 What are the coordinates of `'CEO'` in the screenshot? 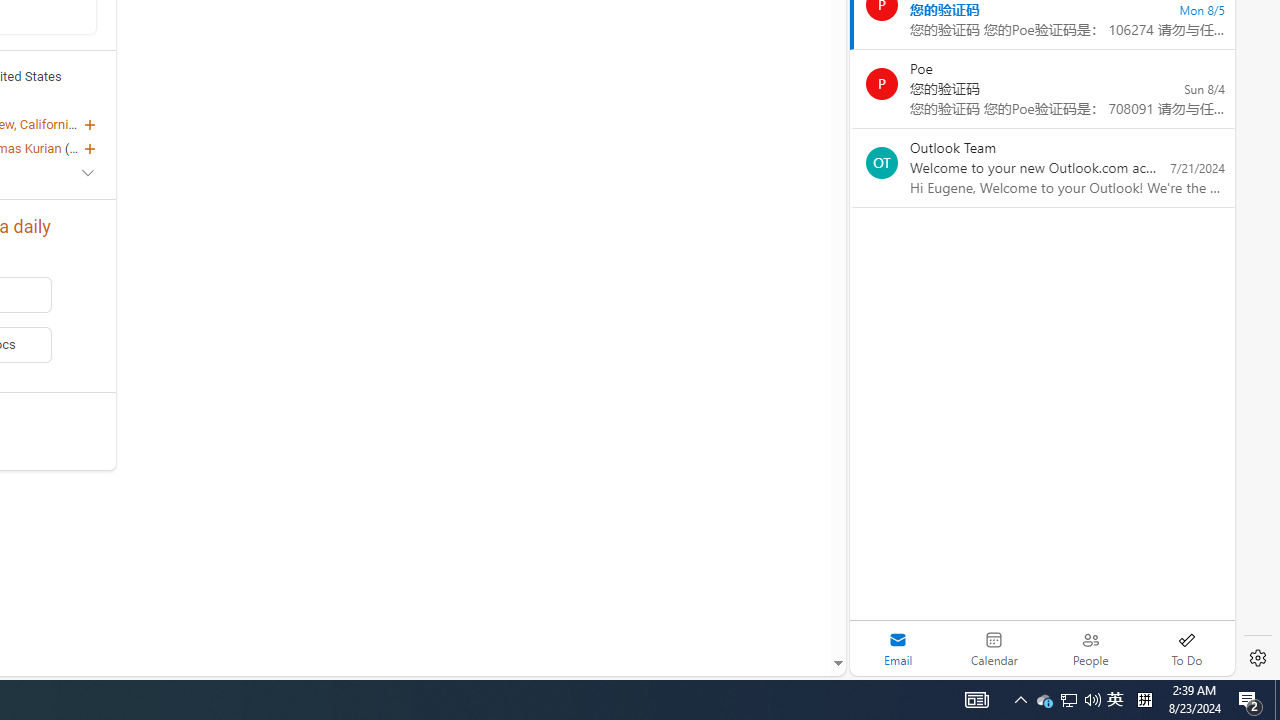 It's located at (80, 146).